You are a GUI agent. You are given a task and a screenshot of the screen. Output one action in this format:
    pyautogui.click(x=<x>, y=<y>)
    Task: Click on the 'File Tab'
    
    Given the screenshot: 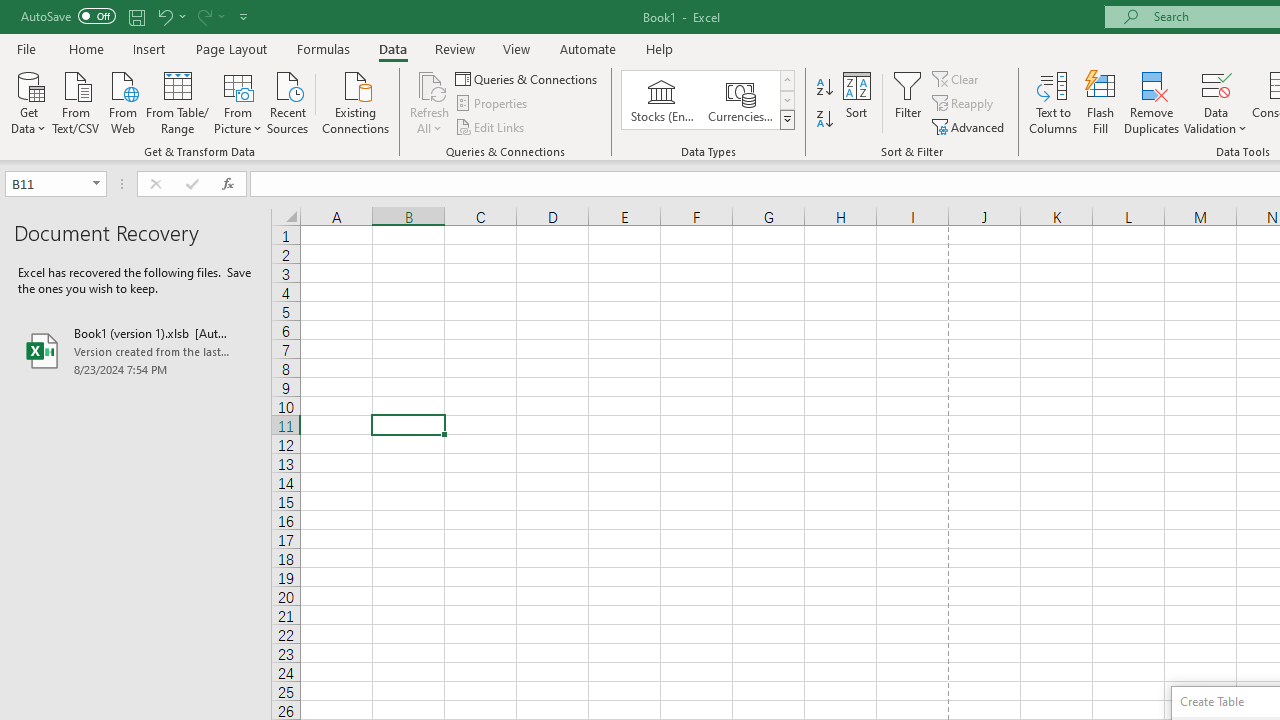 What is the action you would take?
    pyautogui.click(x=26, y=47)
    